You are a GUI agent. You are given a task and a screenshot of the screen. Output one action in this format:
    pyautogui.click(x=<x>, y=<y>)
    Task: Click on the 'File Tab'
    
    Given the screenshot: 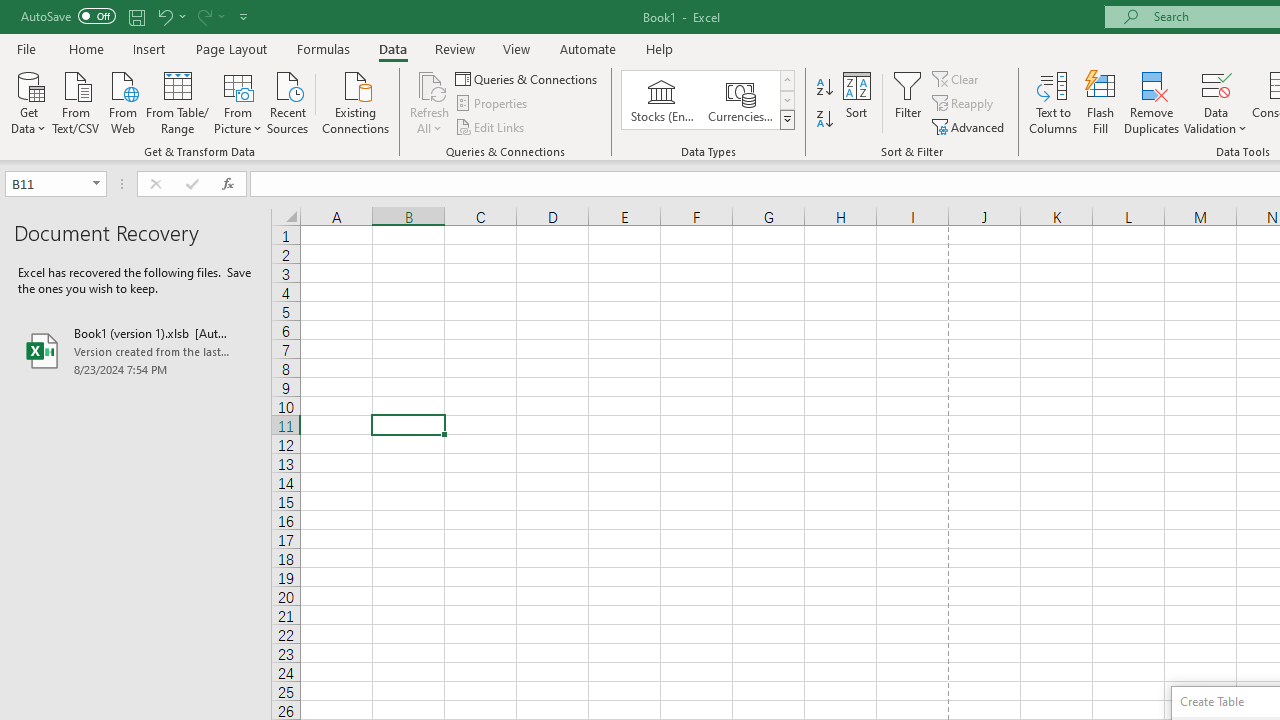 What is the action you would take?
    pyautogui.click(x=26, y=47)
    